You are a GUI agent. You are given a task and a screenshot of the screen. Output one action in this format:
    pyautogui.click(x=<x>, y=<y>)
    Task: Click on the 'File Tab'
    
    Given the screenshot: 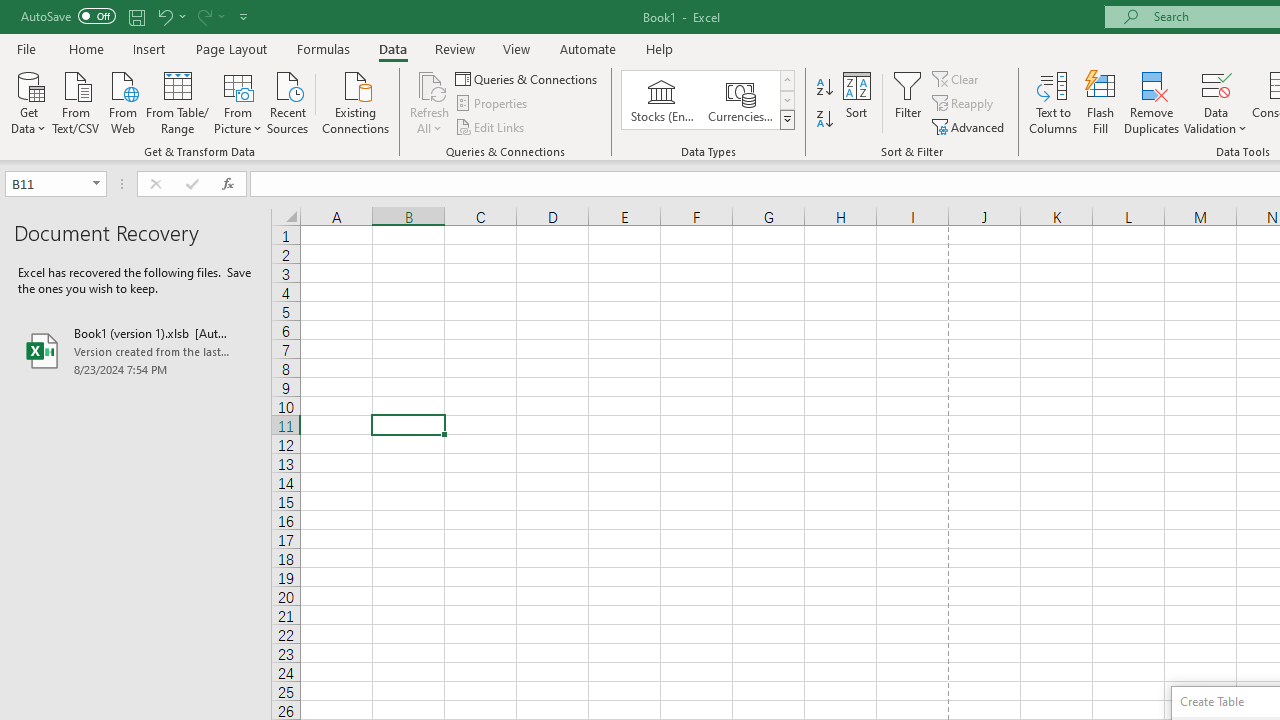 What is the action you would take?
    pyautogui.click(x=26, y=47)
    